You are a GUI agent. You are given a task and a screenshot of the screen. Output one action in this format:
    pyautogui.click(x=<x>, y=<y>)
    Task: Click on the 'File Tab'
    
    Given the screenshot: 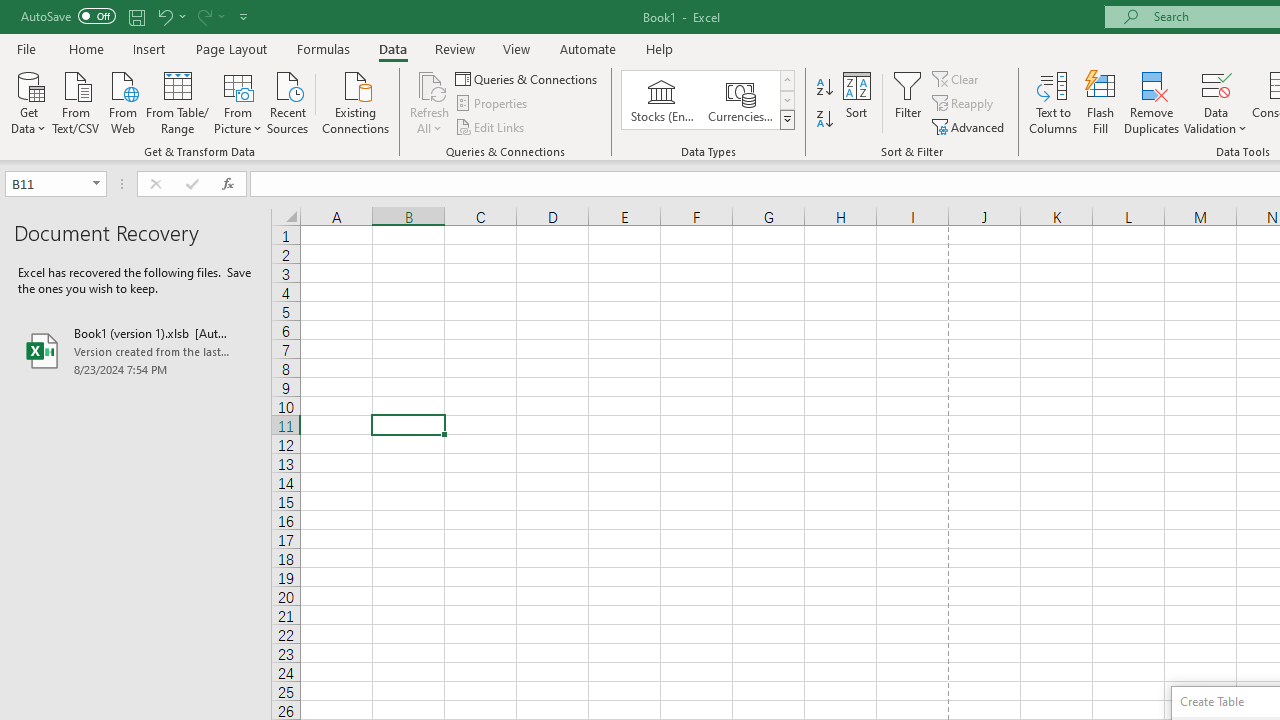 What is the action you would take?
    pyautogui.click(x=26, y=47)
    